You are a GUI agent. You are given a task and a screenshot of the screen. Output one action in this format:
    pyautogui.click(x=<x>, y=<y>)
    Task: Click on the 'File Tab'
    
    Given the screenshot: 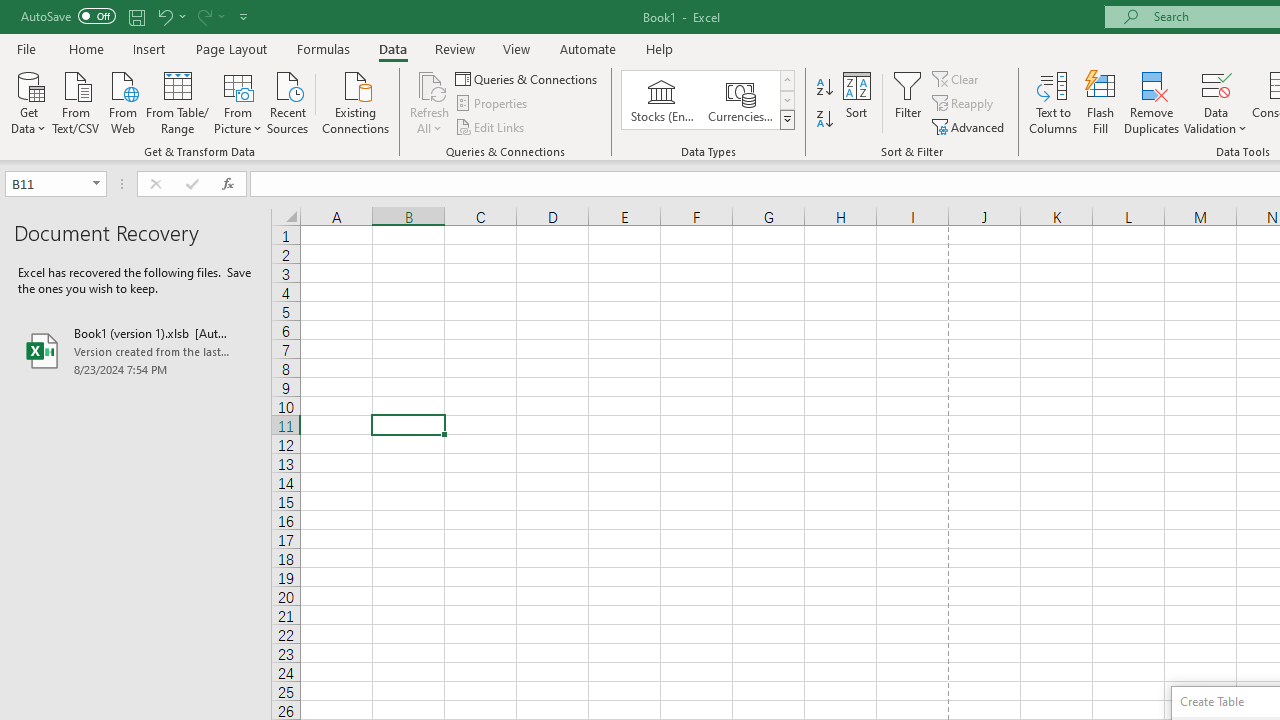 What is the action you would take?
    pyautogui.click(x=26, y=47)
    